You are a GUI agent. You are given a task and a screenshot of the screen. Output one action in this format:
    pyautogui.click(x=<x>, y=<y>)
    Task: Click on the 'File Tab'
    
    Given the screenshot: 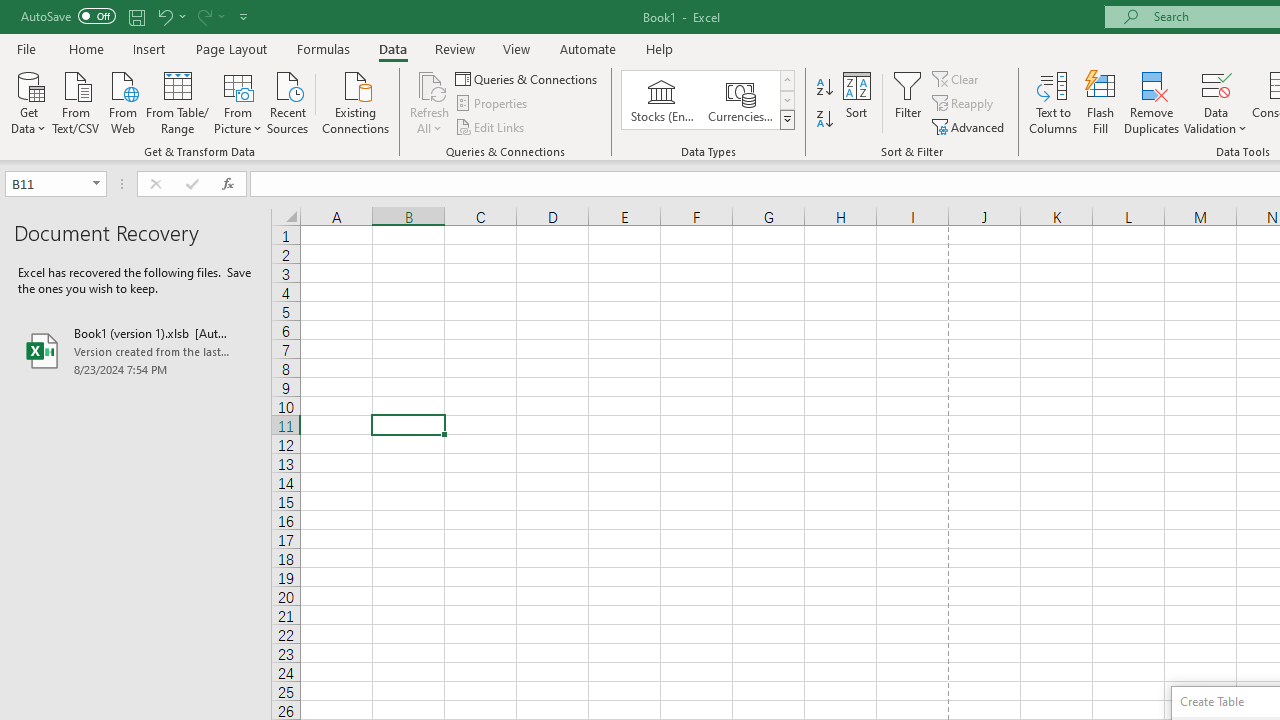 What is the action you would take?
    pyautogui.click(x=26, y=47)
    